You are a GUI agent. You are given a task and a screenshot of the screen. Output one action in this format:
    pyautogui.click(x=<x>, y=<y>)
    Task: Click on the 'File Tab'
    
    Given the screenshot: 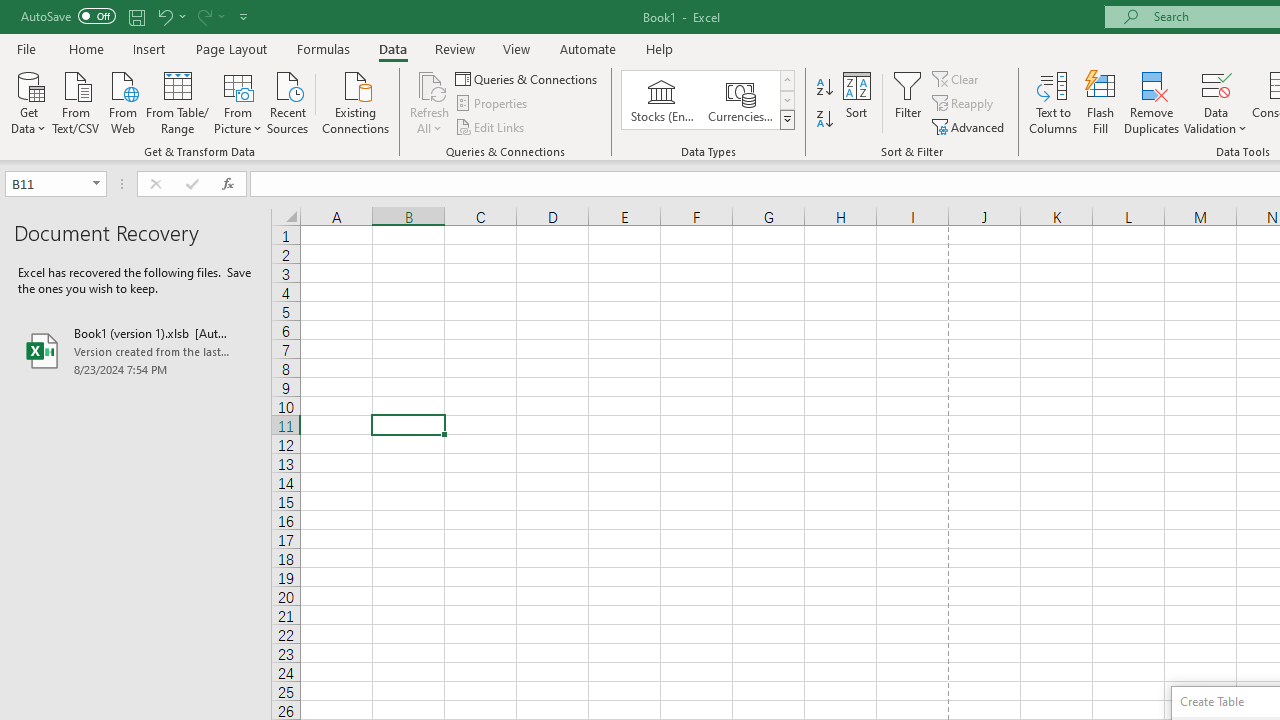 What is the action you would take?
    pyautogui.click(x=26, y=47)
    